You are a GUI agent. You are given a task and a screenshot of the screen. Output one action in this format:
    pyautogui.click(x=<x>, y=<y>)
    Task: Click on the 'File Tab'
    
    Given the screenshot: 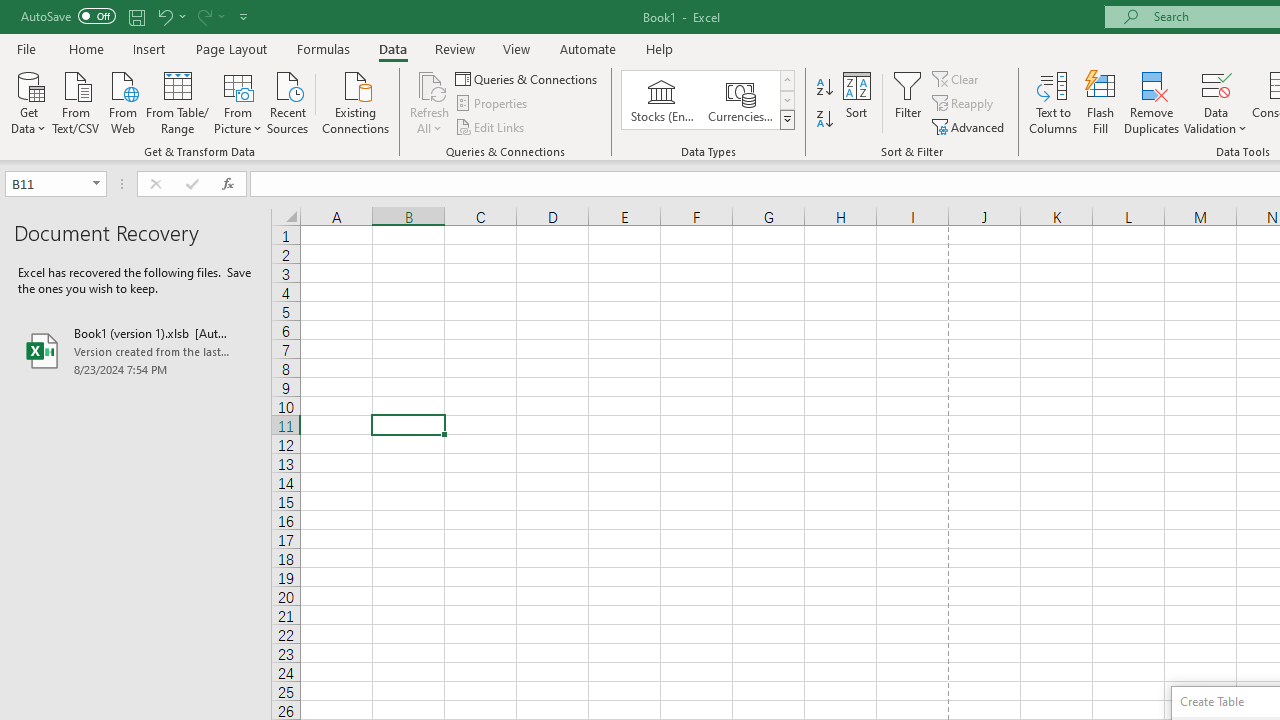 What is the action you would take?
    pyautogui.click(x=26, y=47)
    